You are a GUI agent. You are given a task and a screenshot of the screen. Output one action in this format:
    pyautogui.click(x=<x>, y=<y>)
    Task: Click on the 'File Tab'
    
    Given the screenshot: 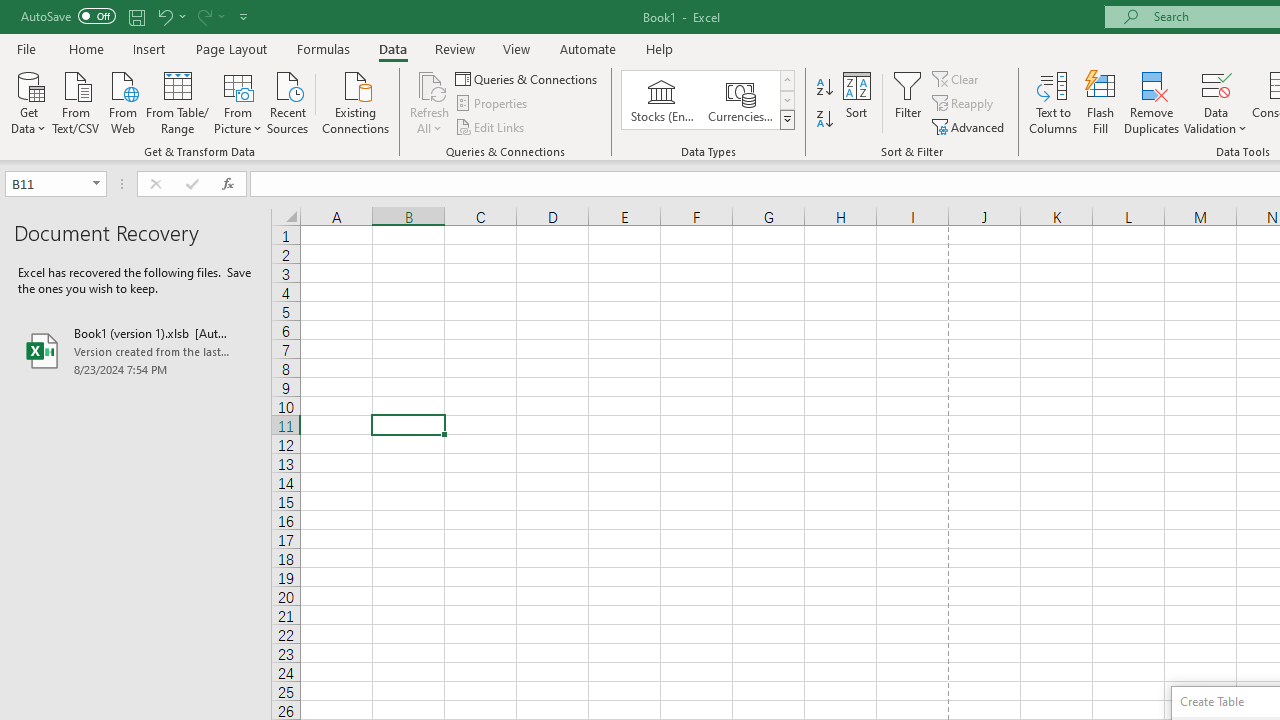 What is the action you would take?
    pyautogui.click(x=26, y=47)
    